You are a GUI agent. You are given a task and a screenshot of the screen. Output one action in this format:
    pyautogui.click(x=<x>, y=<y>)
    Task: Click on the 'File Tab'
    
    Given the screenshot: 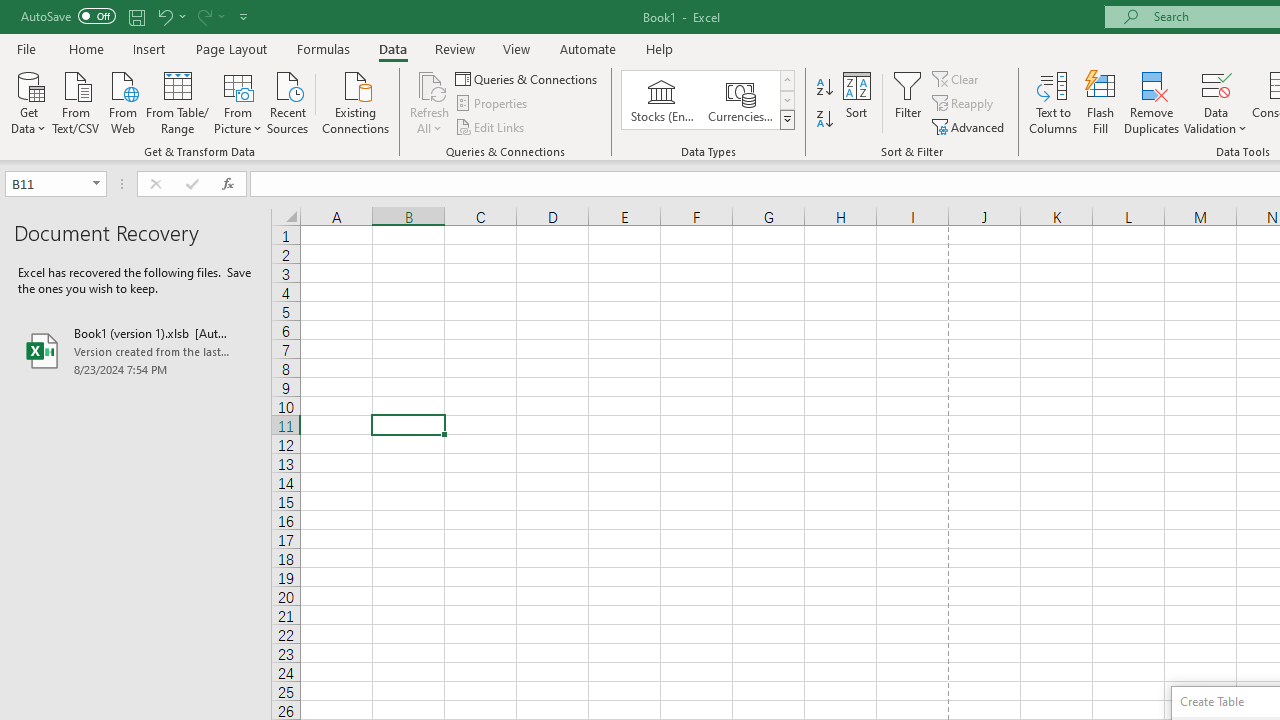 What is the action you would take?
    pyautogui.click(x=26, y=47)
    